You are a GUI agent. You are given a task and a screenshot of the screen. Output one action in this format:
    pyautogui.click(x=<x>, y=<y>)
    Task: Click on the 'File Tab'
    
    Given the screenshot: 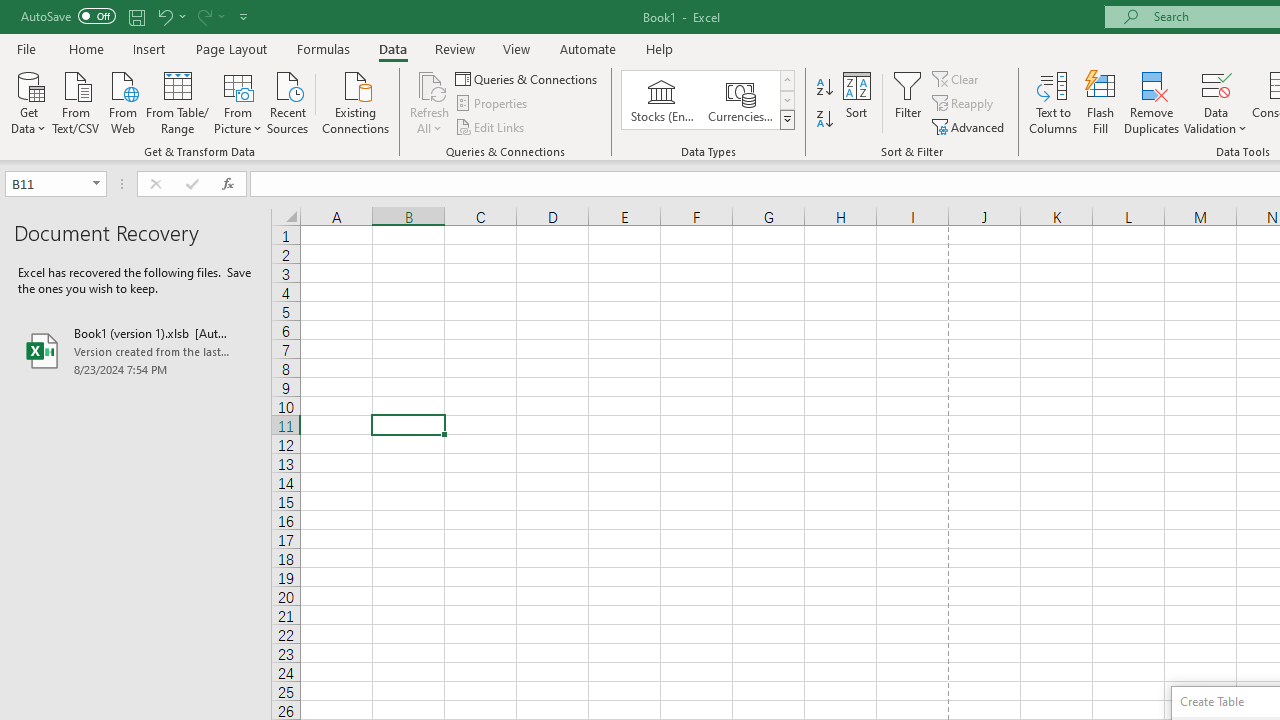 What is the action you would take?
    pyautogui.click(x=26, y=47)
    